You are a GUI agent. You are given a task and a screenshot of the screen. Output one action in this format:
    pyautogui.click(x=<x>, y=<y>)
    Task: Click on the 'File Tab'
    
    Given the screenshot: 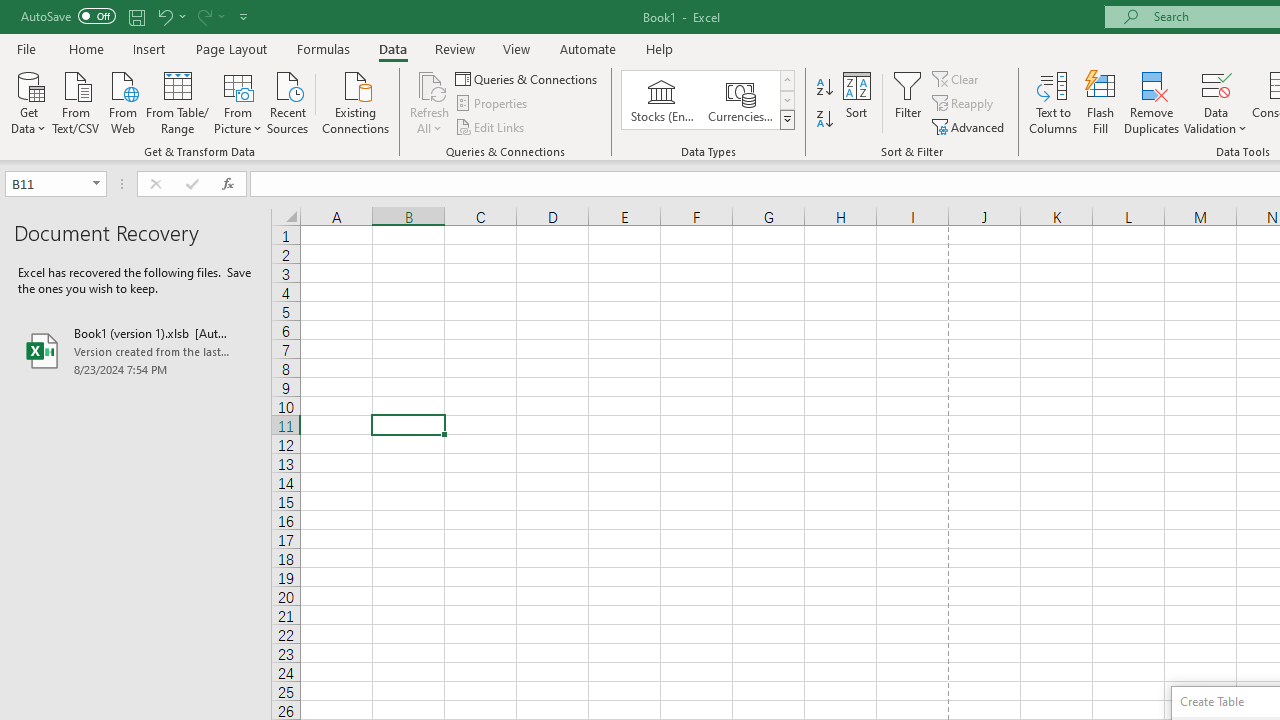 What is the action you would take?
    pyautogui.click(x=26, y=47)
    